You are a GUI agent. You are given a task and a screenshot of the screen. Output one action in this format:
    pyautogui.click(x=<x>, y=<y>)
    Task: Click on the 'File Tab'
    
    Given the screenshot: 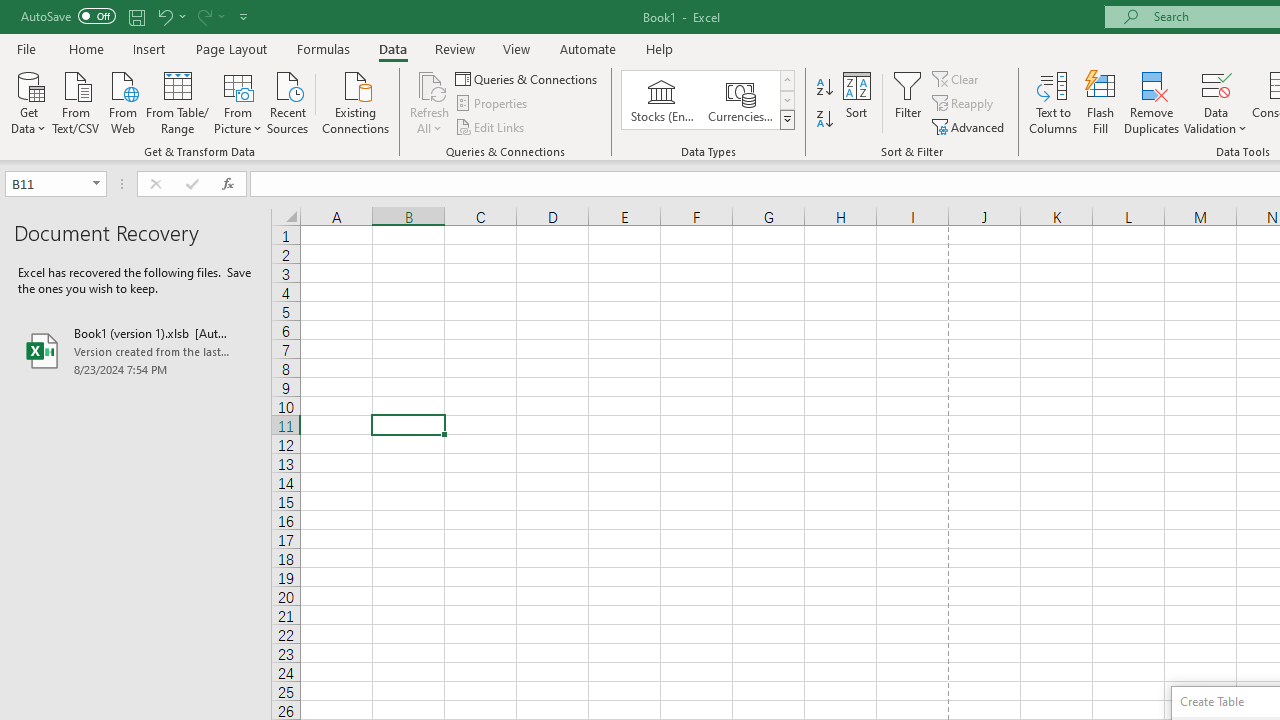 What is the action you would take?
    pyautogui.click(x=26, y=47)
    